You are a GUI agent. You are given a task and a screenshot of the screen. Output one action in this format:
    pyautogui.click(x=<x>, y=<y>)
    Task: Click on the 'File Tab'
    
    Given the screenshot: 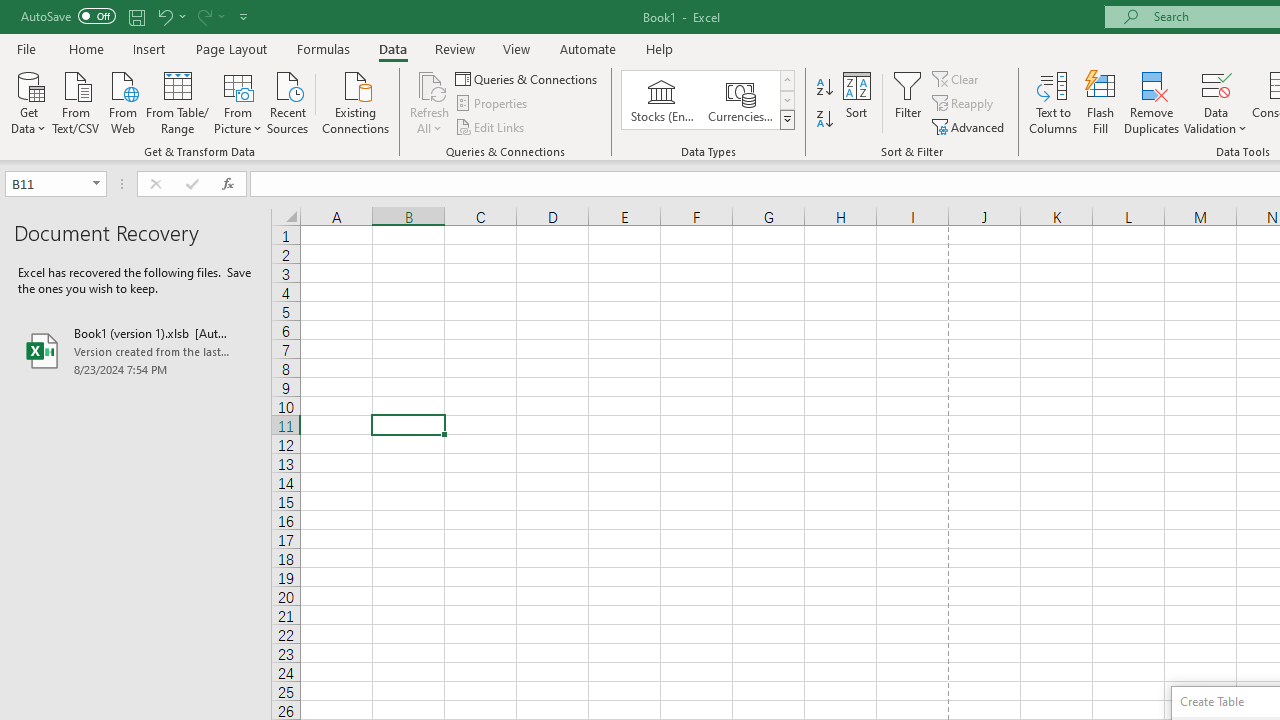 What is the action you would take?
    pyautogui.click(x=26, y=47)
    